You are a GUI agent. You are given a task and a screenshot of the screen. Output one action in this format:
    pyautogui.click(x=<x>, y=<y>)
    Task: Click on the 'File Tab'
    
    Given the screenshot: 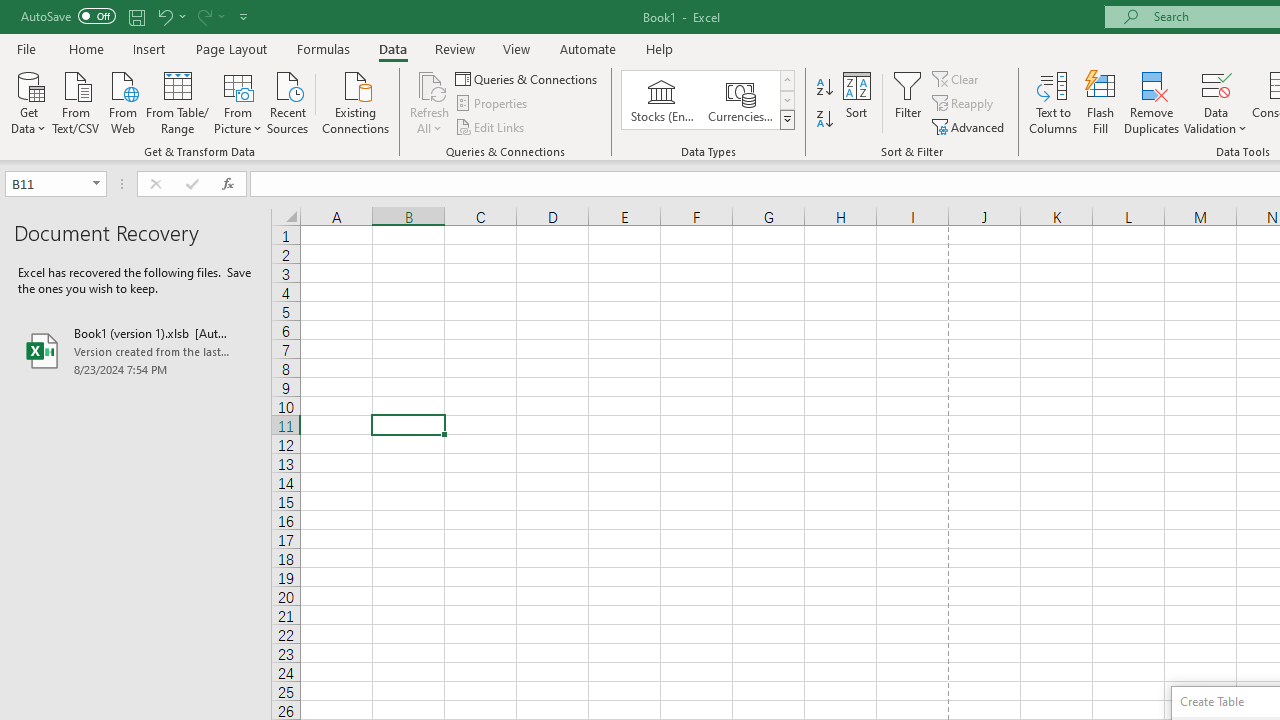 What is the action you would take?
    pyautogui.click(x=26, y=47)
    